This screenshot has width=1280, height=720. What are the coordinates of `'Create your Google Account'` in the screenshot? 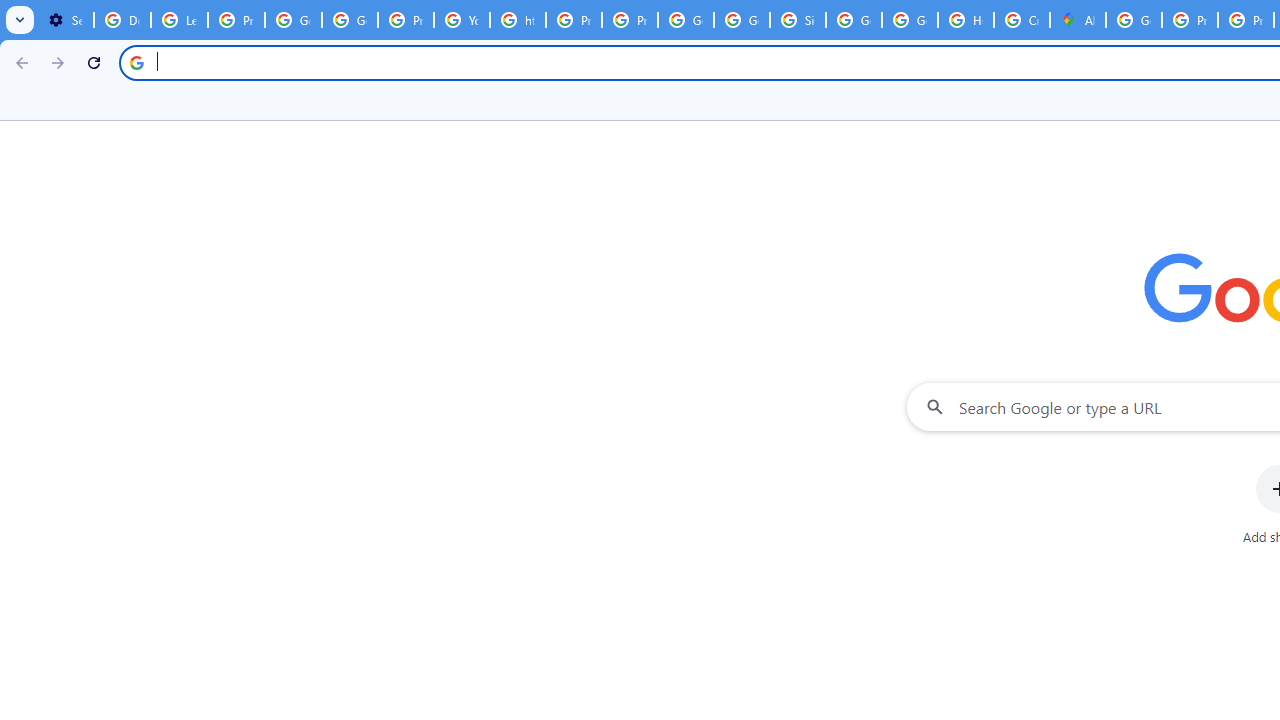 It's located at (1022, 20).